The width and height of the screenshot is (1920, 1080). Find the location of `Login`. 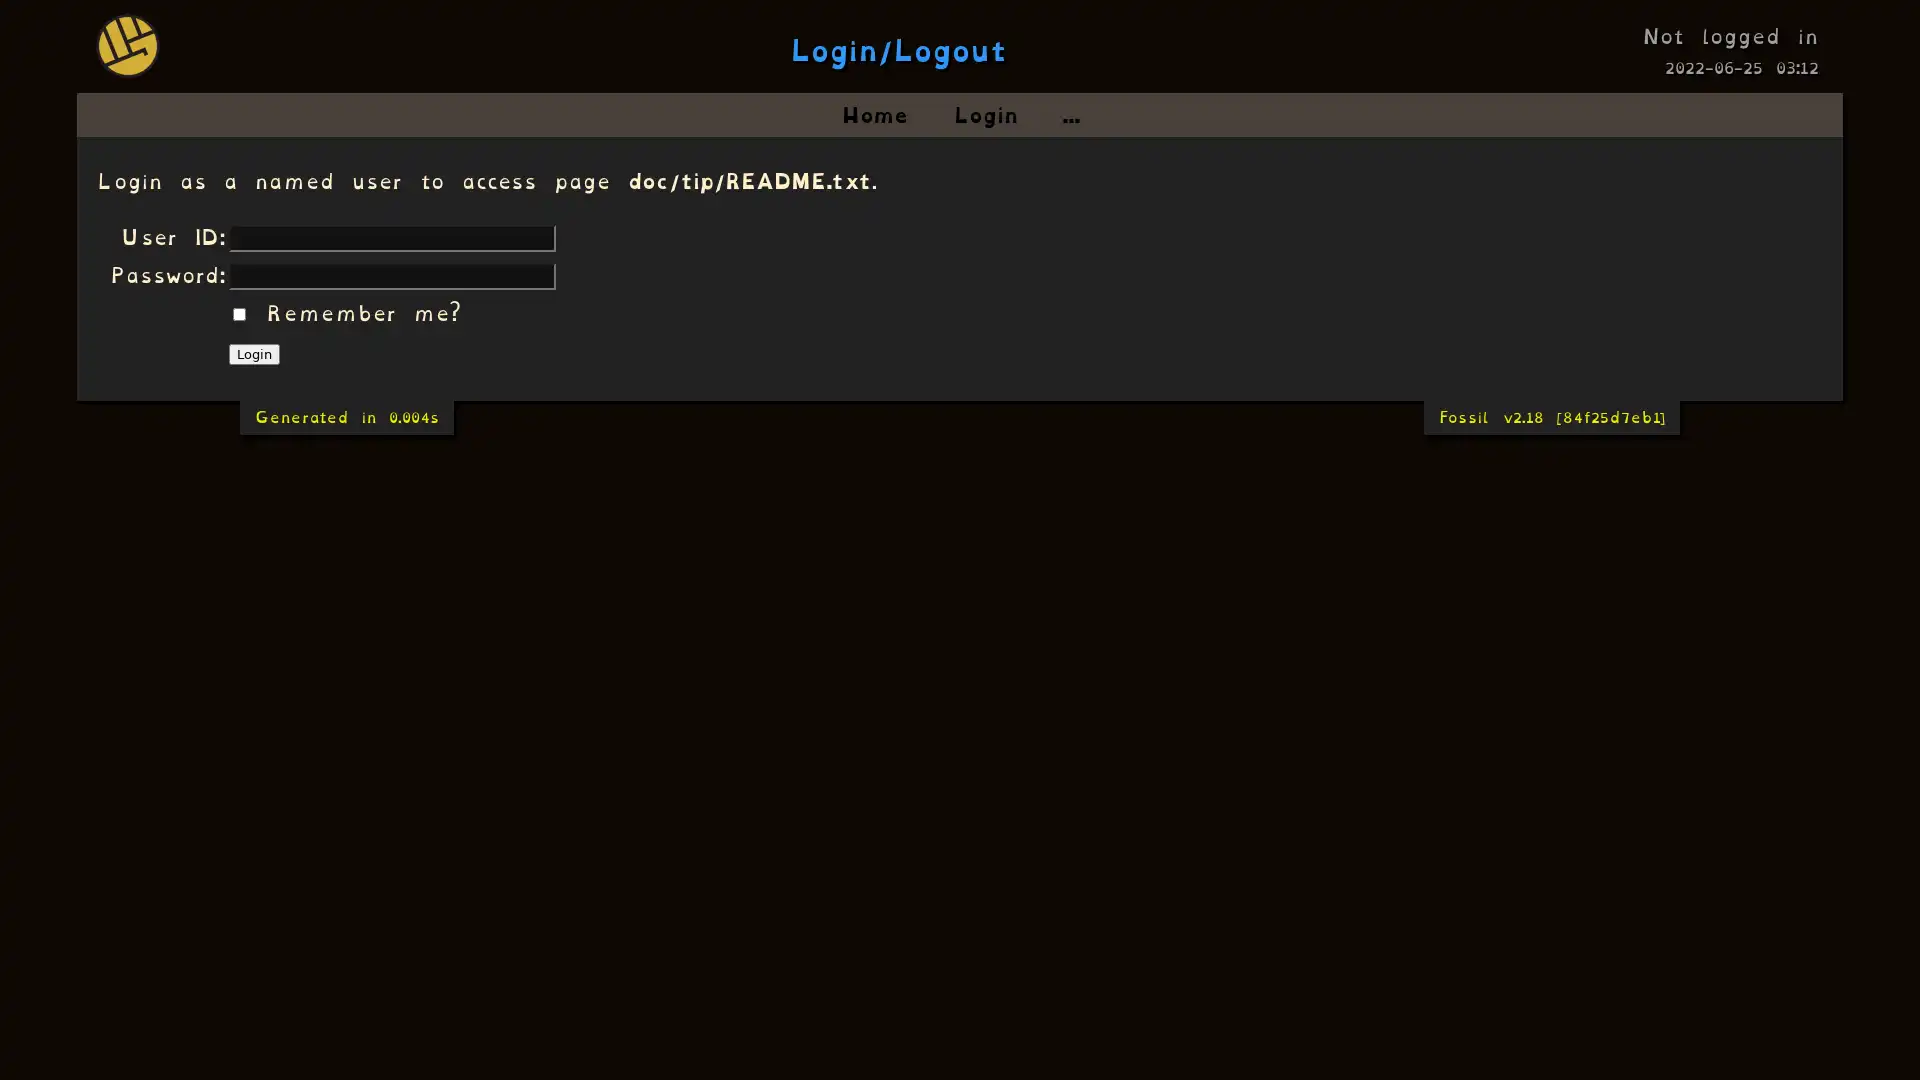

Login is located at coordinates (253, 353).